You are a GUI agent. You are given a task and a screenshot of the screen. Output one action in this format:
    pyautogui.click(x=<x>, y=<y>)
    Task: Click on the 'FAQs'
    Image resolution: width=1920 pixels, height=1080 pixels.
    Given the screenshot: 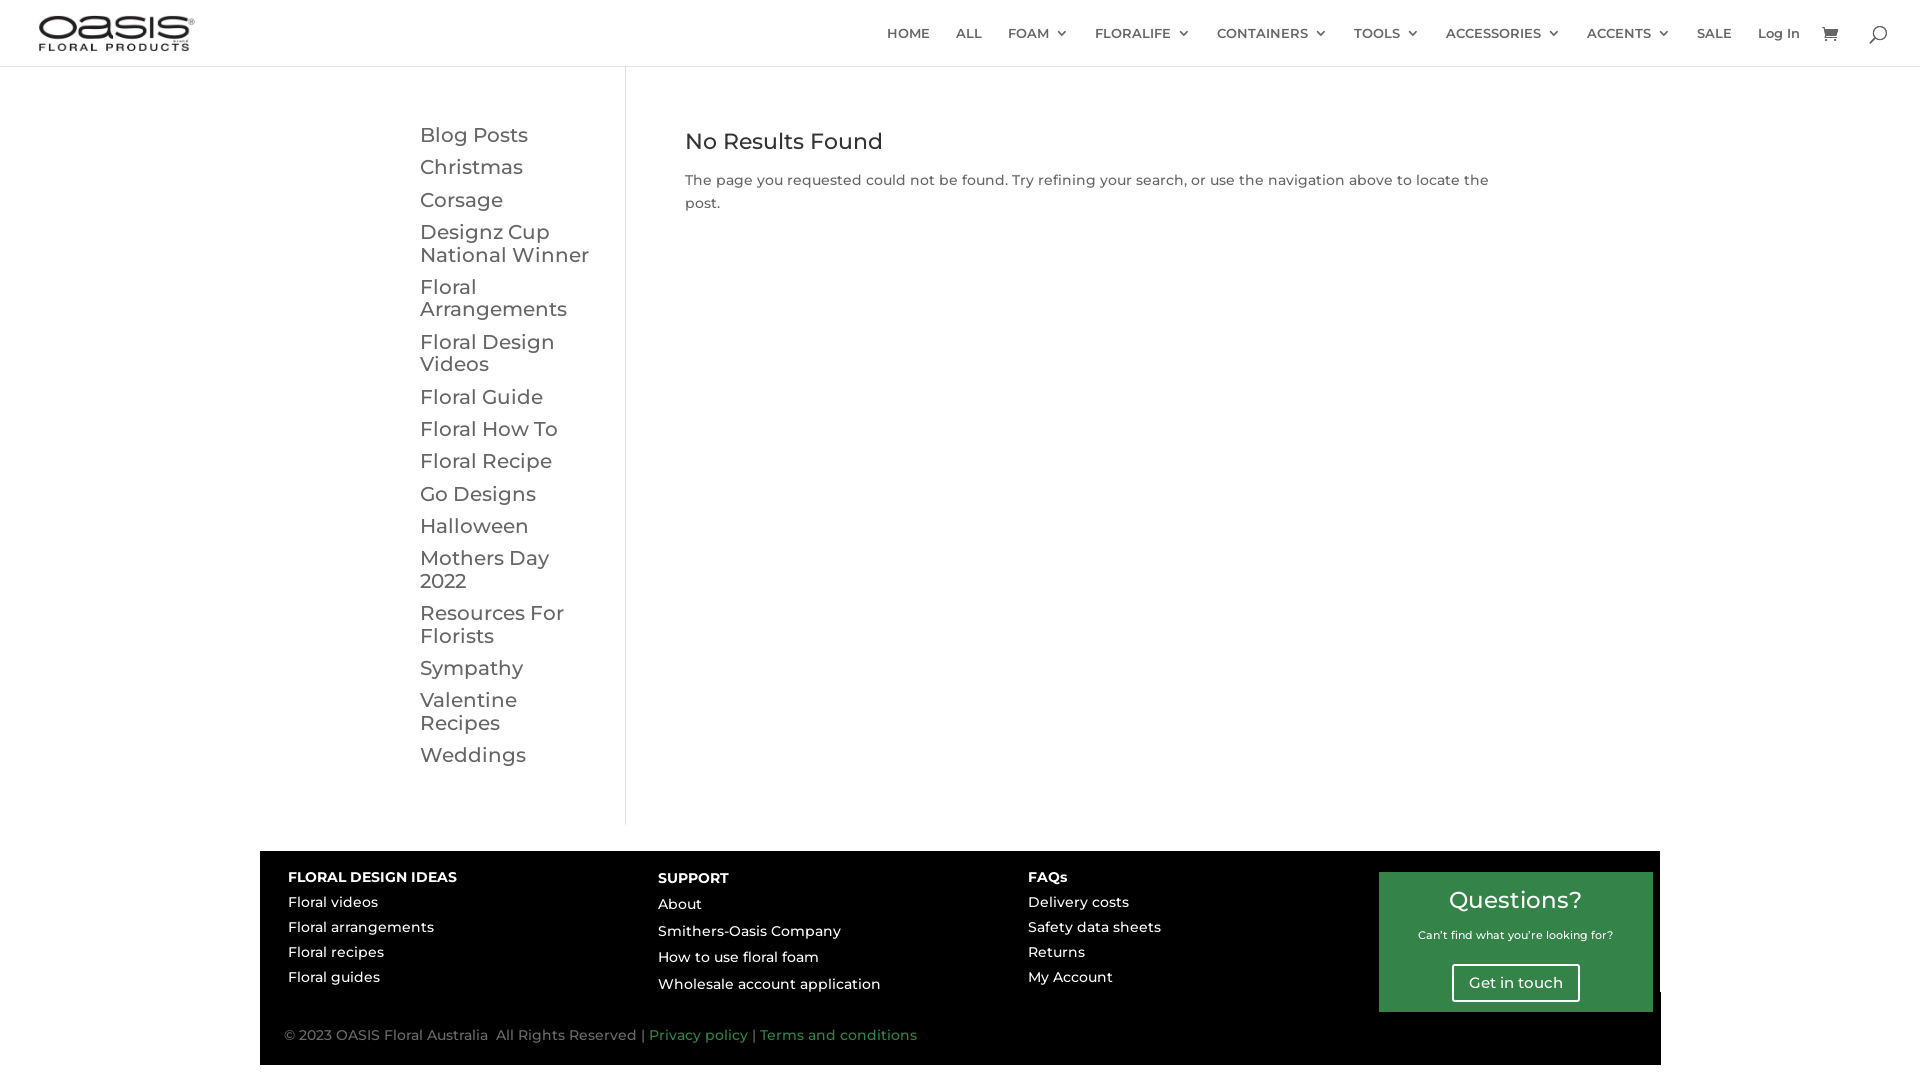 What is the action you would take?
    pyautogui.click(x=1046, y=875)
    